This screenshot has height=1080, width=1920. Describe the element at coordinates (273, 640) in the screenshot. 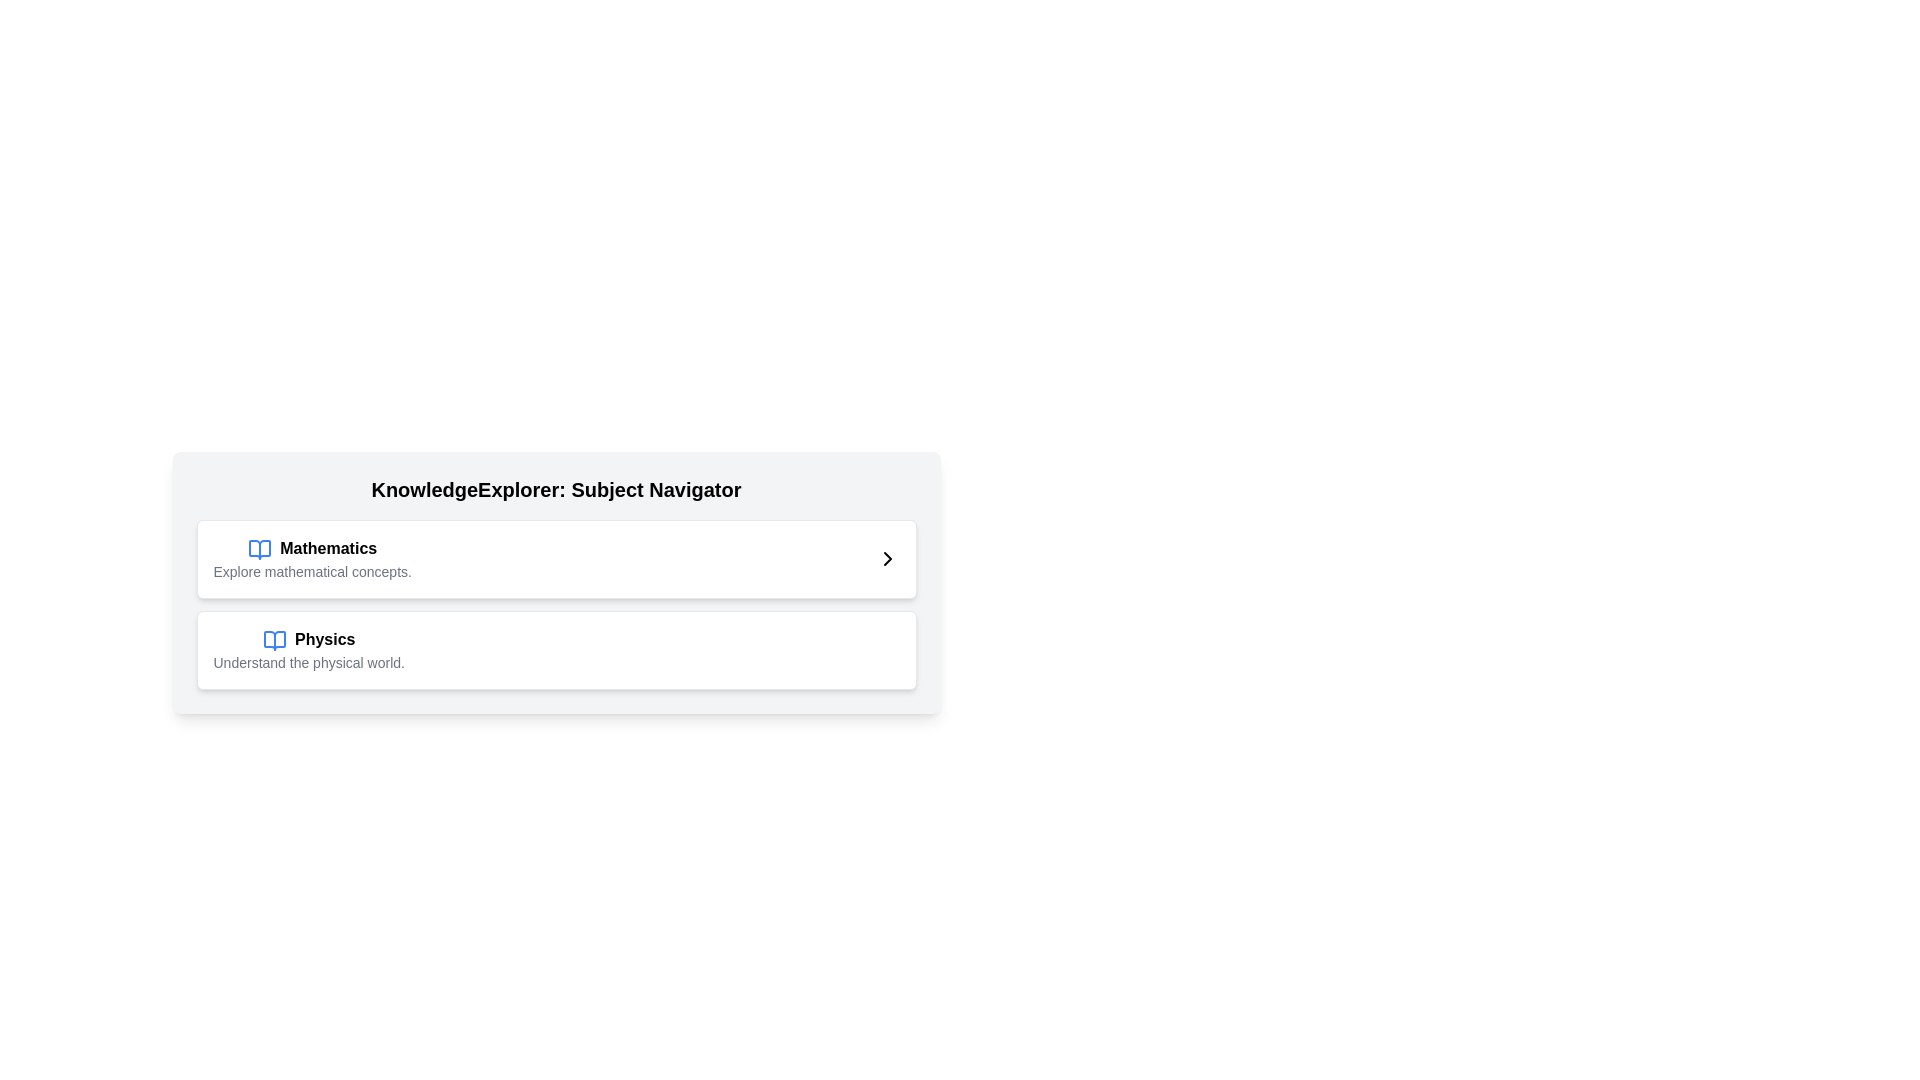

I see `the small blue icon resembling an open book located to the left of the 'Physics' topic in the list` at that location.